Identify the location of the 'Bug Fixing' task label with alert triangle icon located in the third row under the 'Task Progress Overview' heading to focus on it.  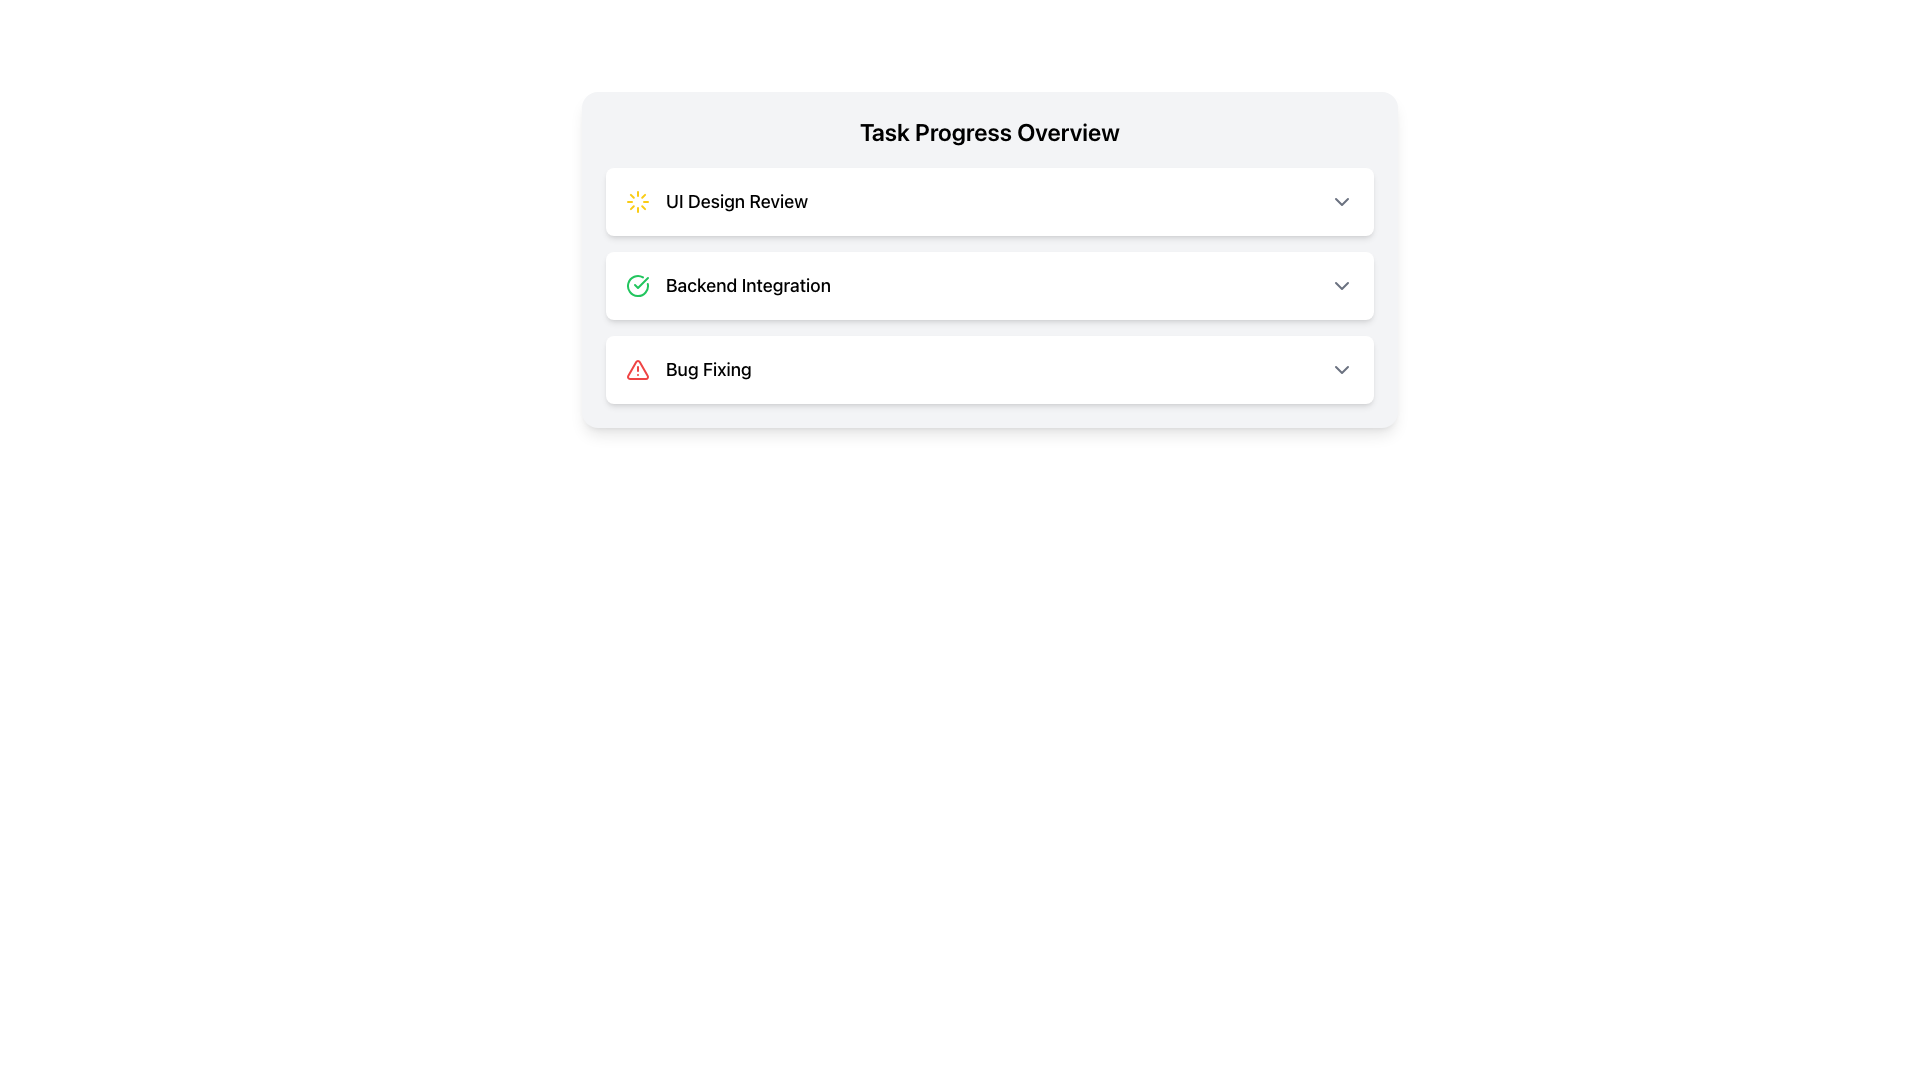
(688, 370).